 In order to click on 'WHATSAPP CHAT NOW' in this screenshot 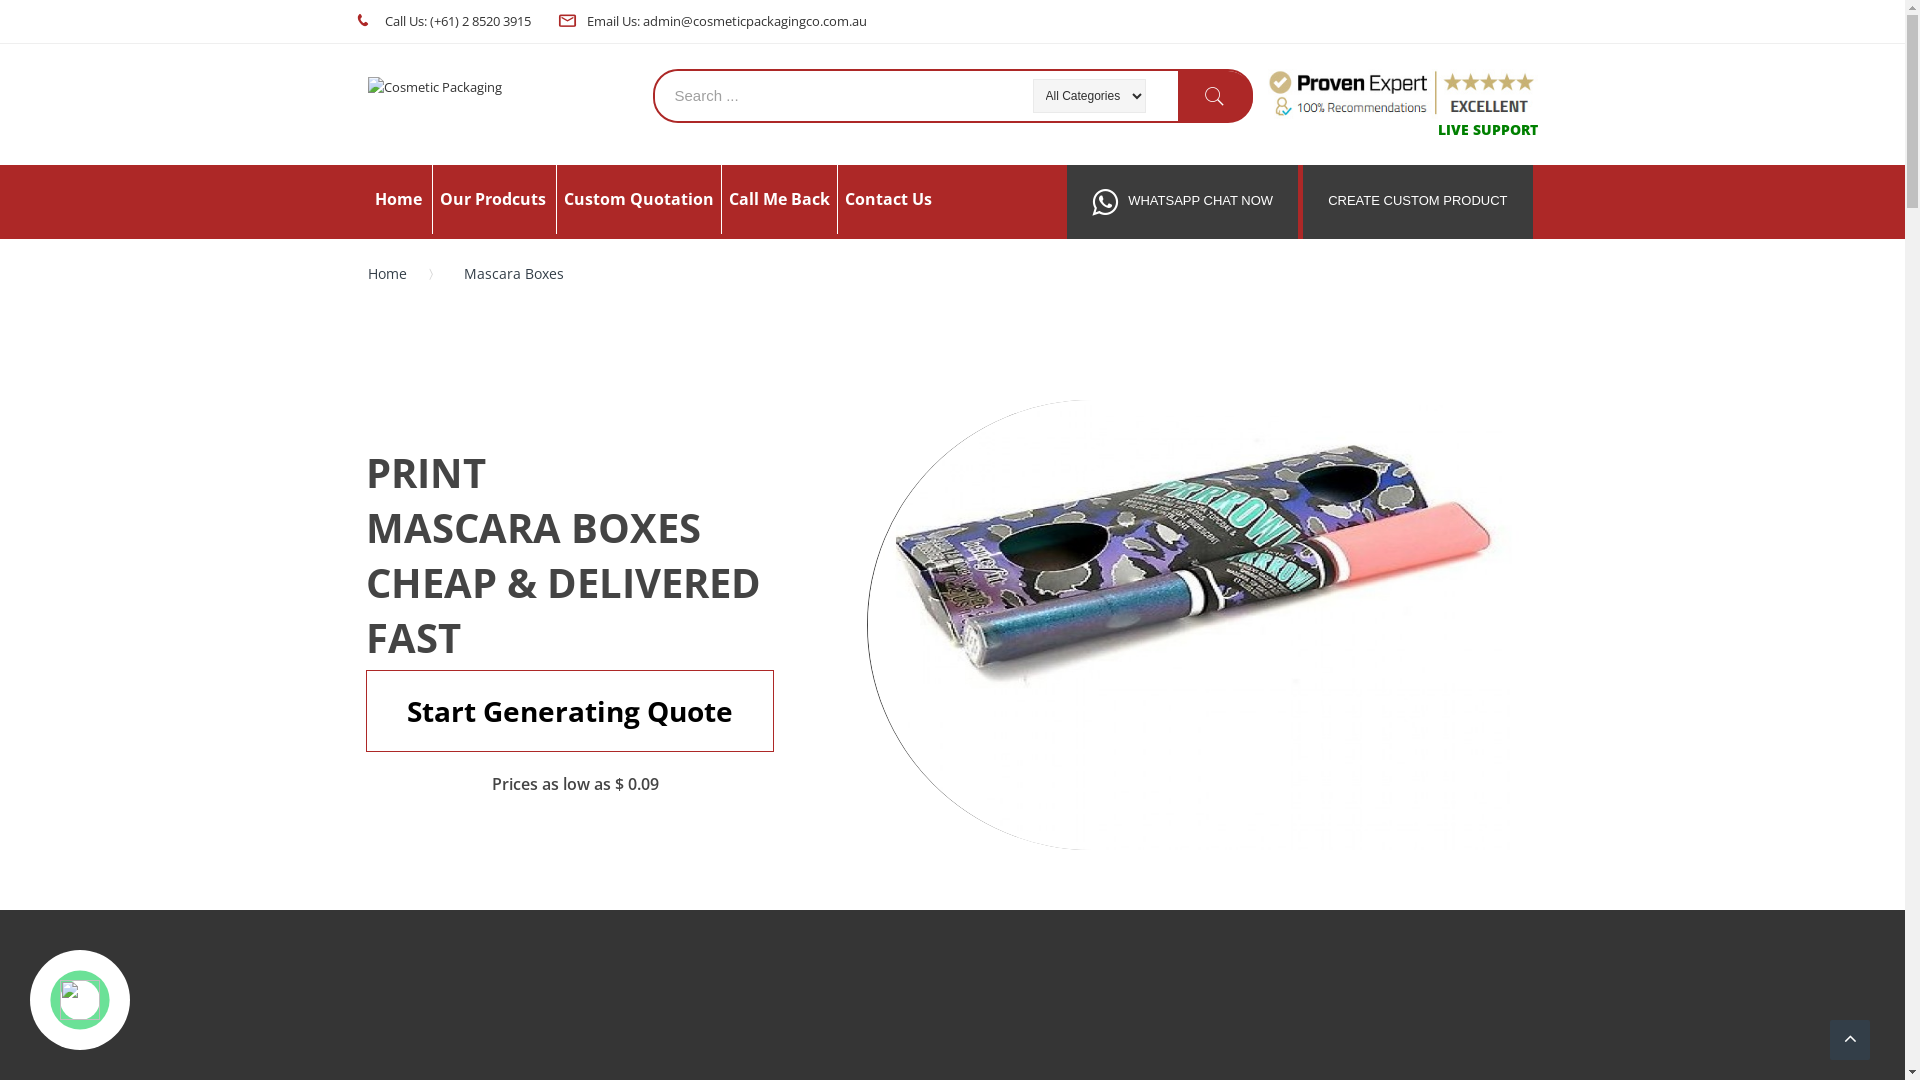, I will do `click(1182, 201)`.